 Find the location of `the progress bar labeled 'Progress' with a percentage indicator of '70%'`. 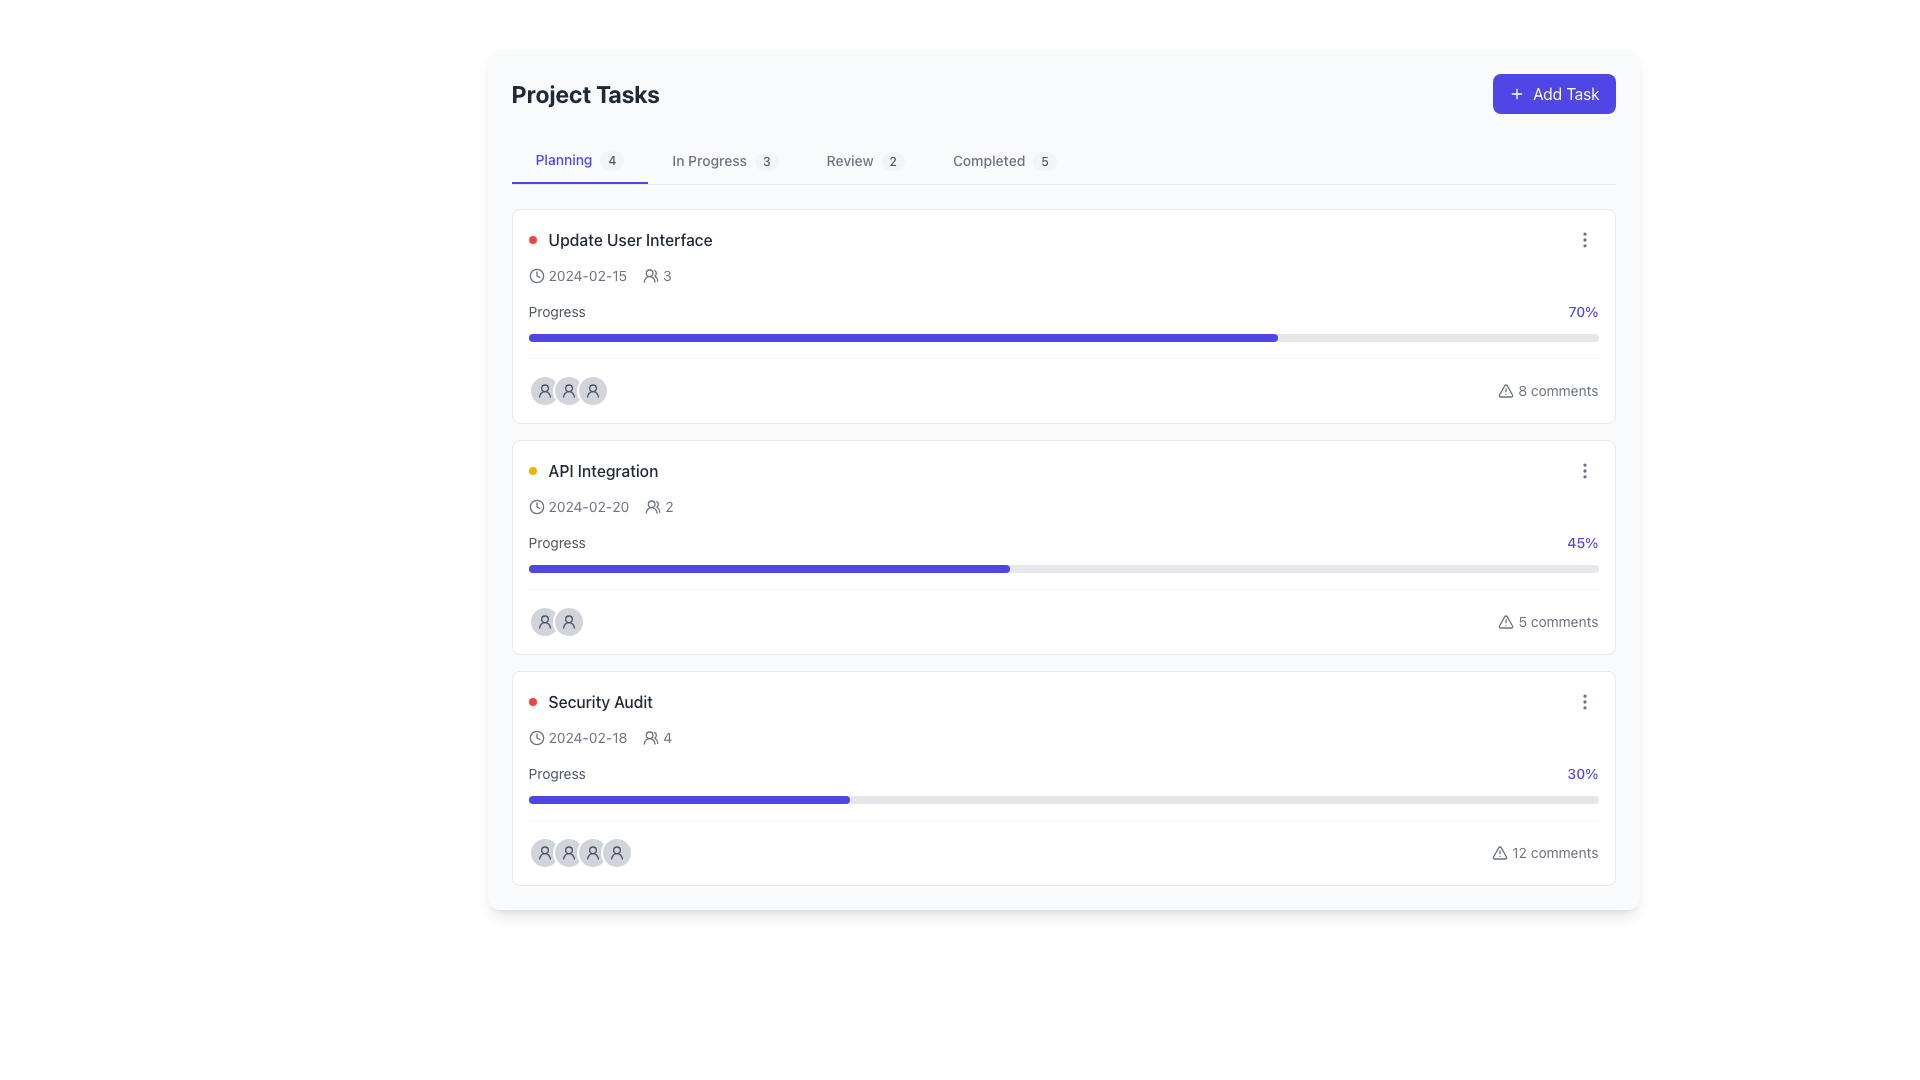

the progress bar labeled 'Progress' with a percentage indicator of '70%' is located at coordinates (1062, 320).